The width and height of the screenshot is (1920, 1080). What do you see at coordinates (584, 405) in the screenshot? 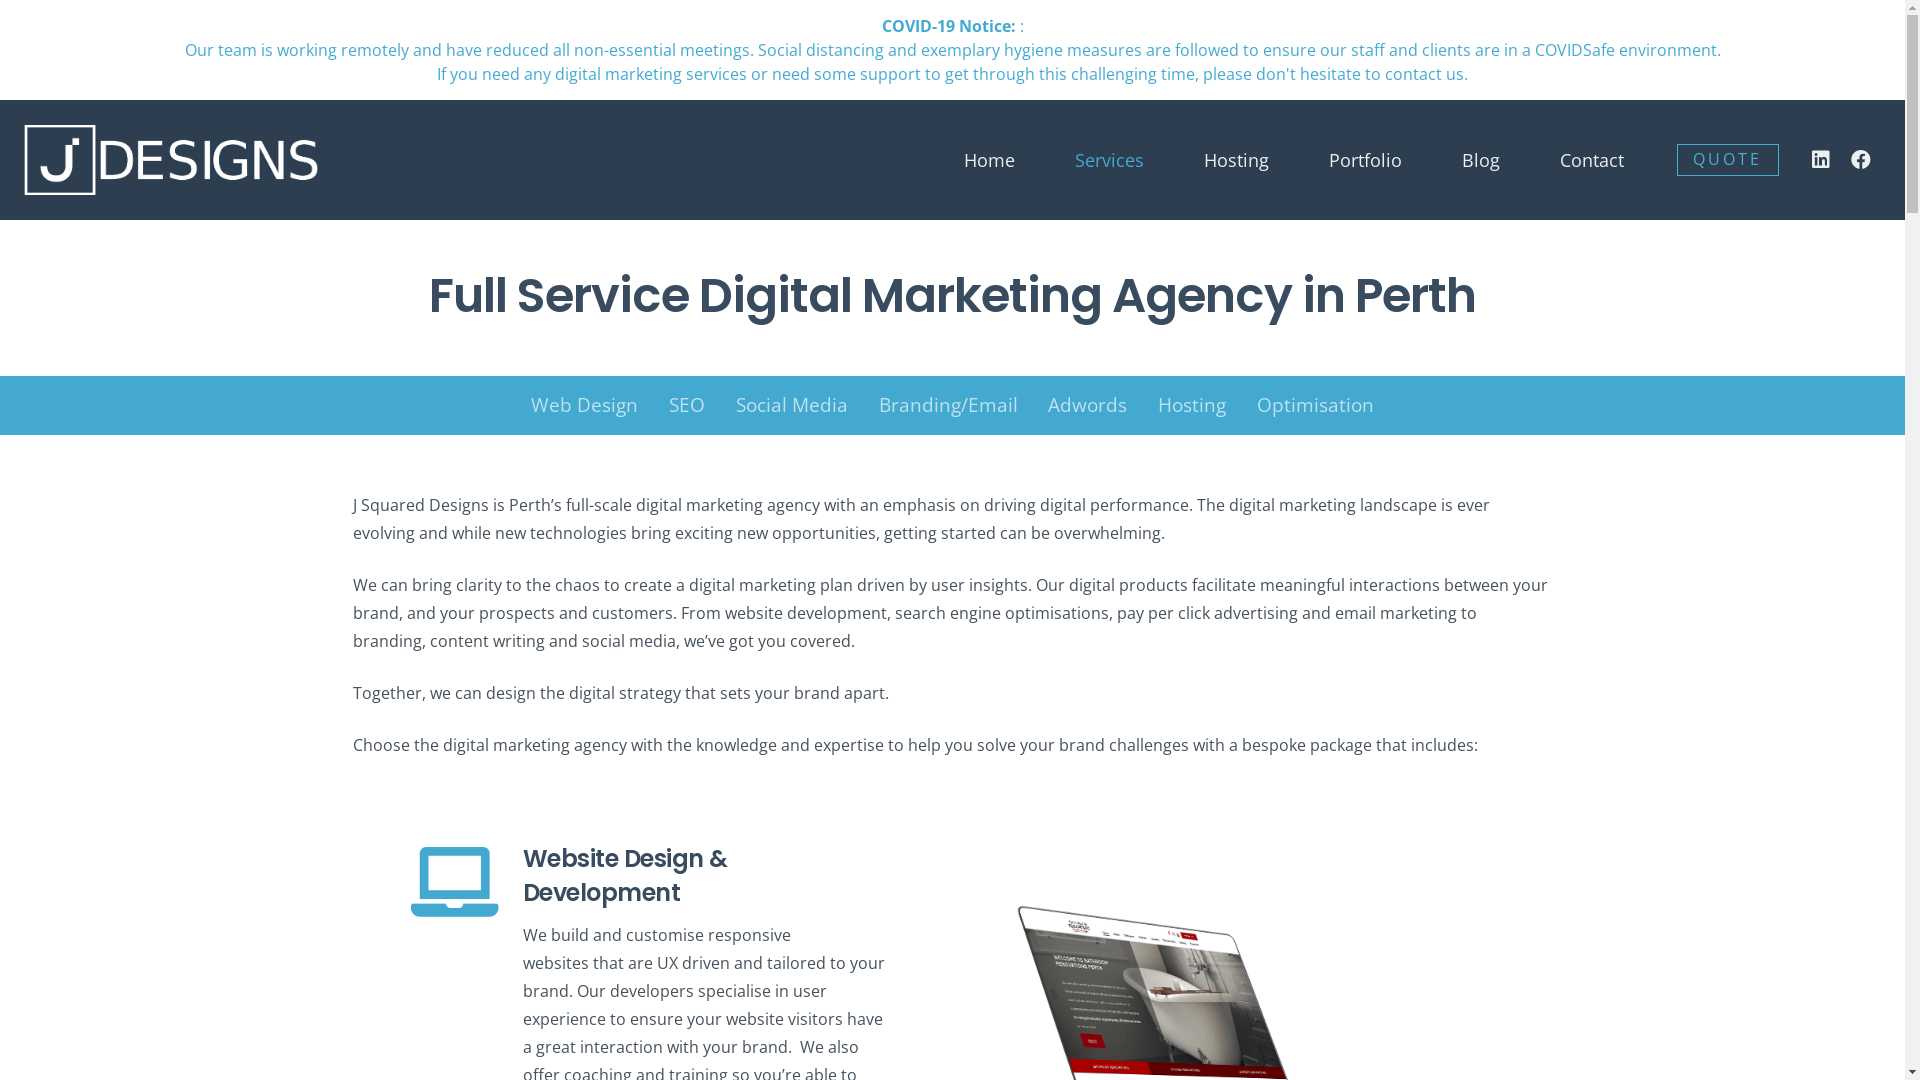
I see `'Web Design'` at bounding box center [584, 405].